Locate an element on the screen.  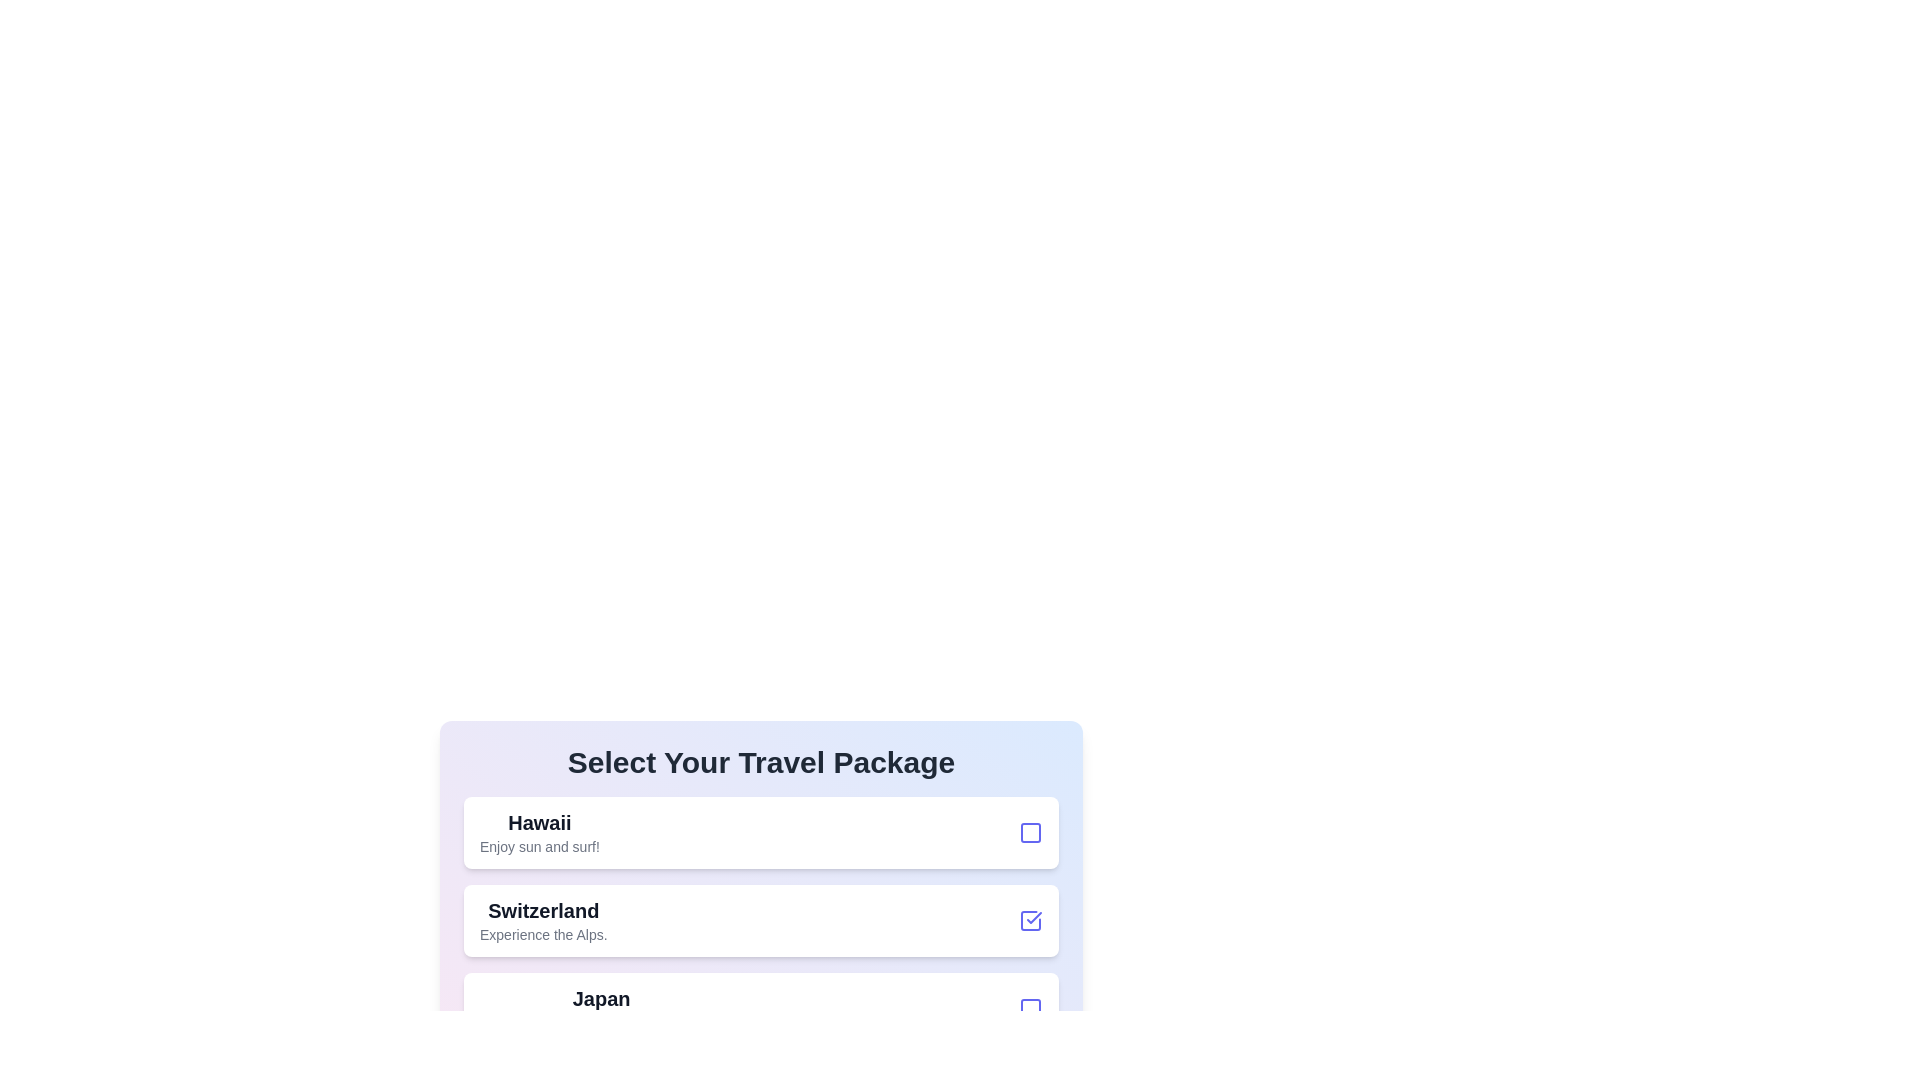
the travel package list item corresponding to Japan is located at coordinates (760, 1009).